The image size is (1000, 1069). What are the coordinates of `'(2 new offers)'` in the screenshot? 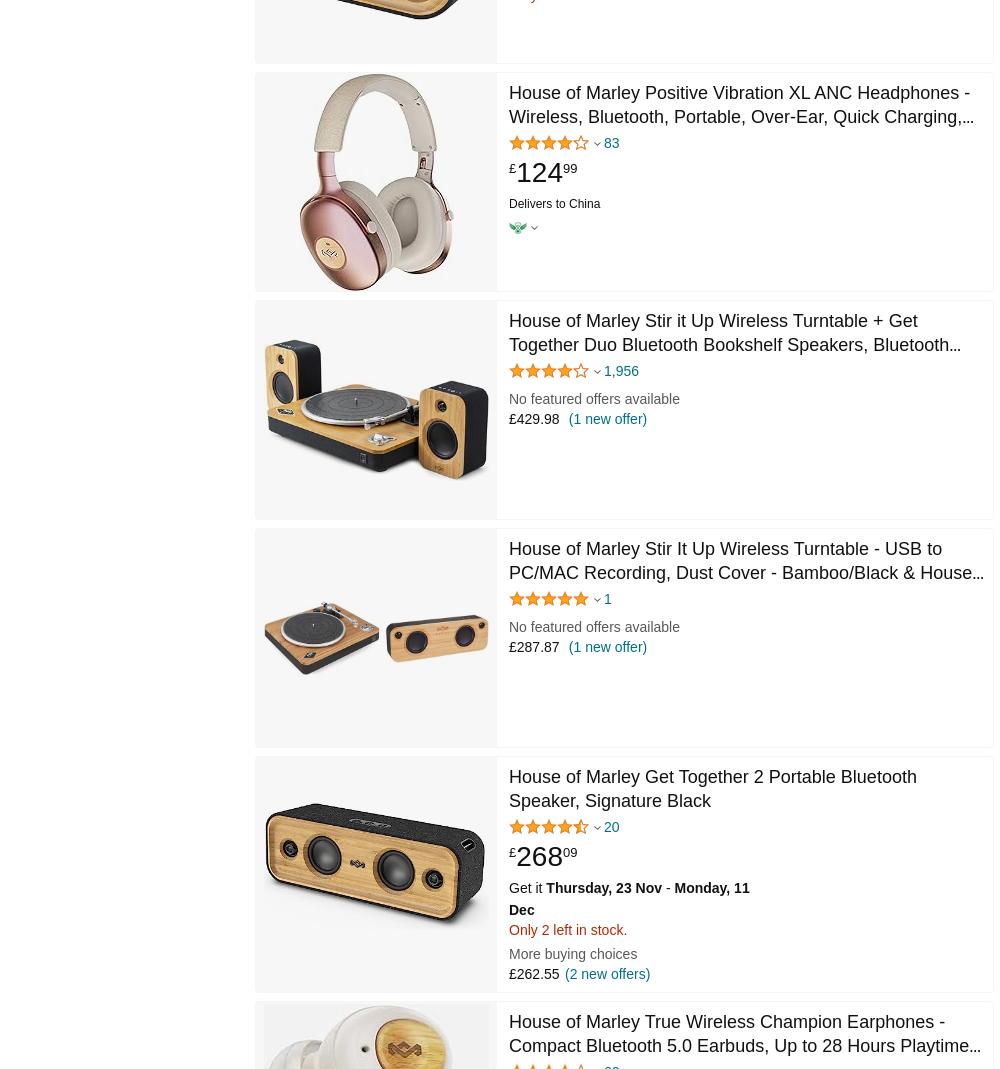 It's located at (606, 973).